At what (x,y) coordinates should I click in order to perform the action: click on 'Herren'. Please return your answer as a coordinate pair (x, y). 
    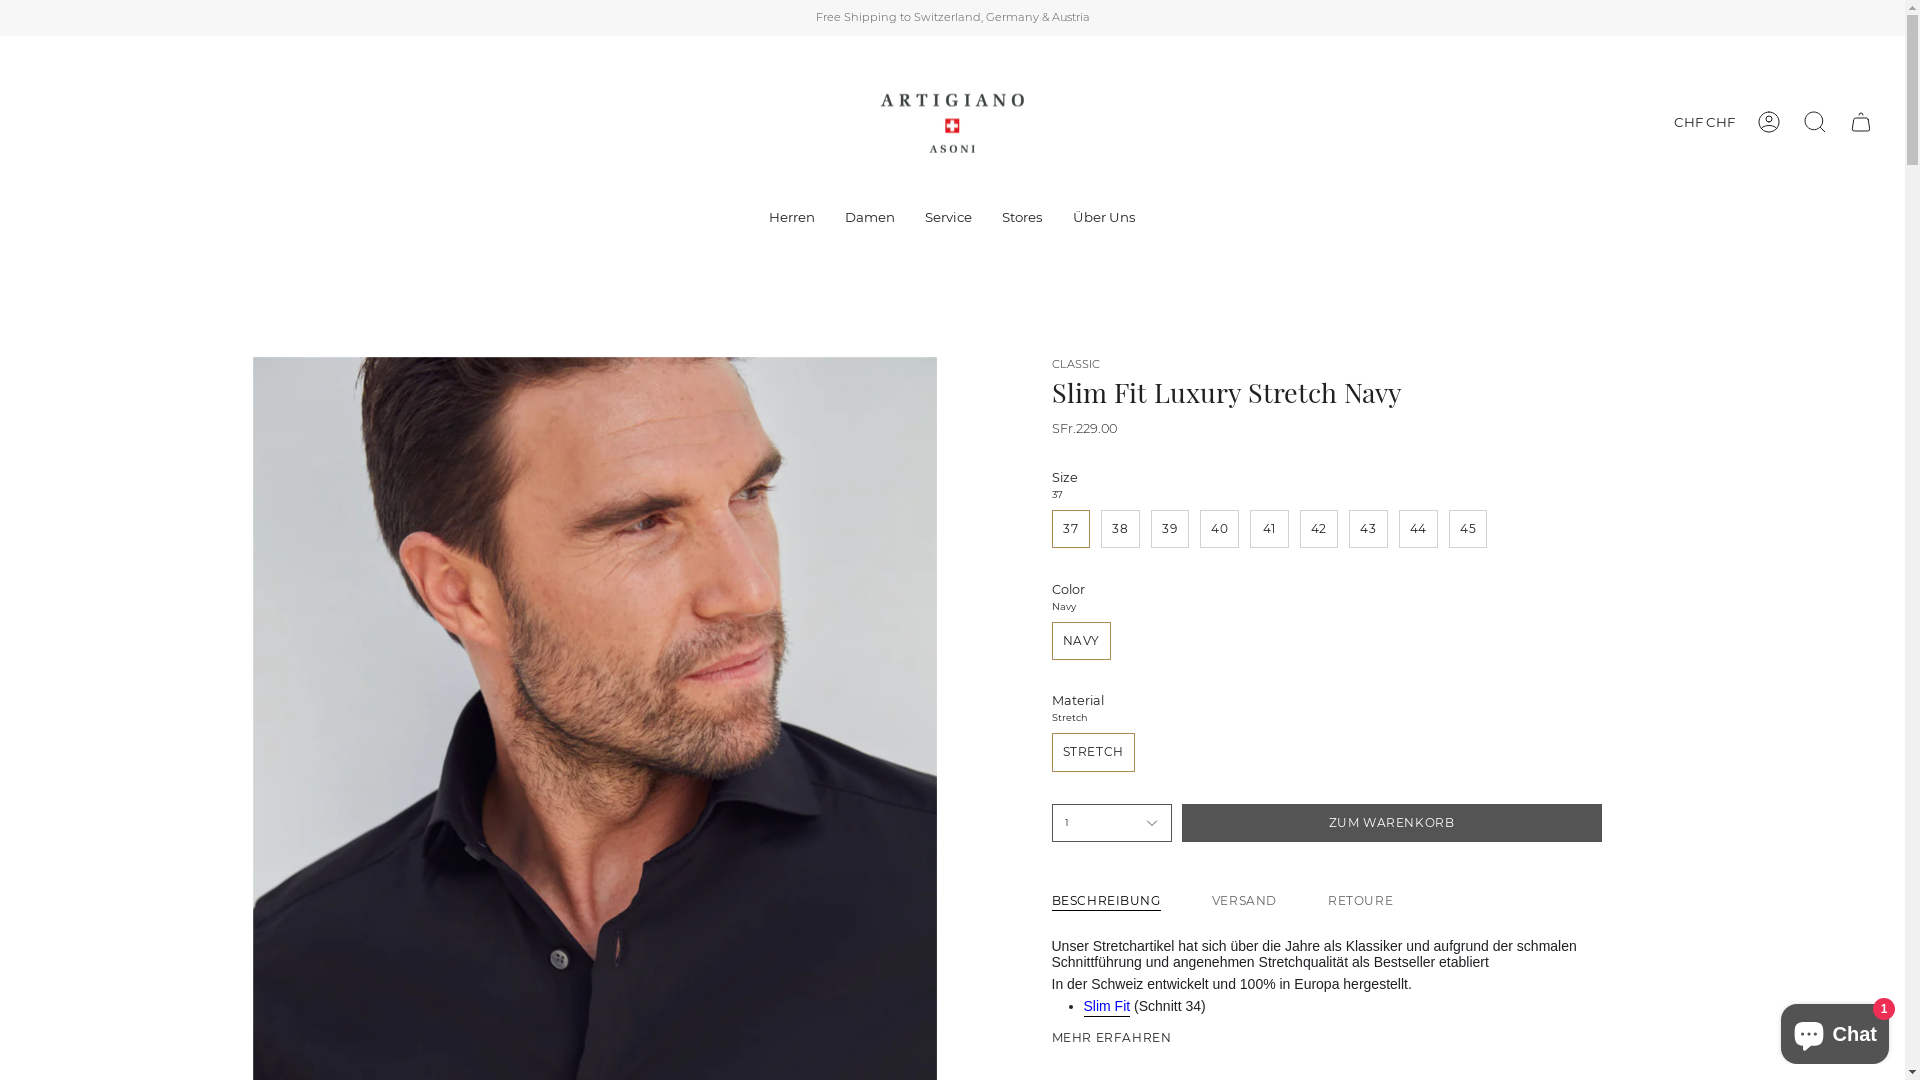
    Looking at the image, I should click on (791, 218).